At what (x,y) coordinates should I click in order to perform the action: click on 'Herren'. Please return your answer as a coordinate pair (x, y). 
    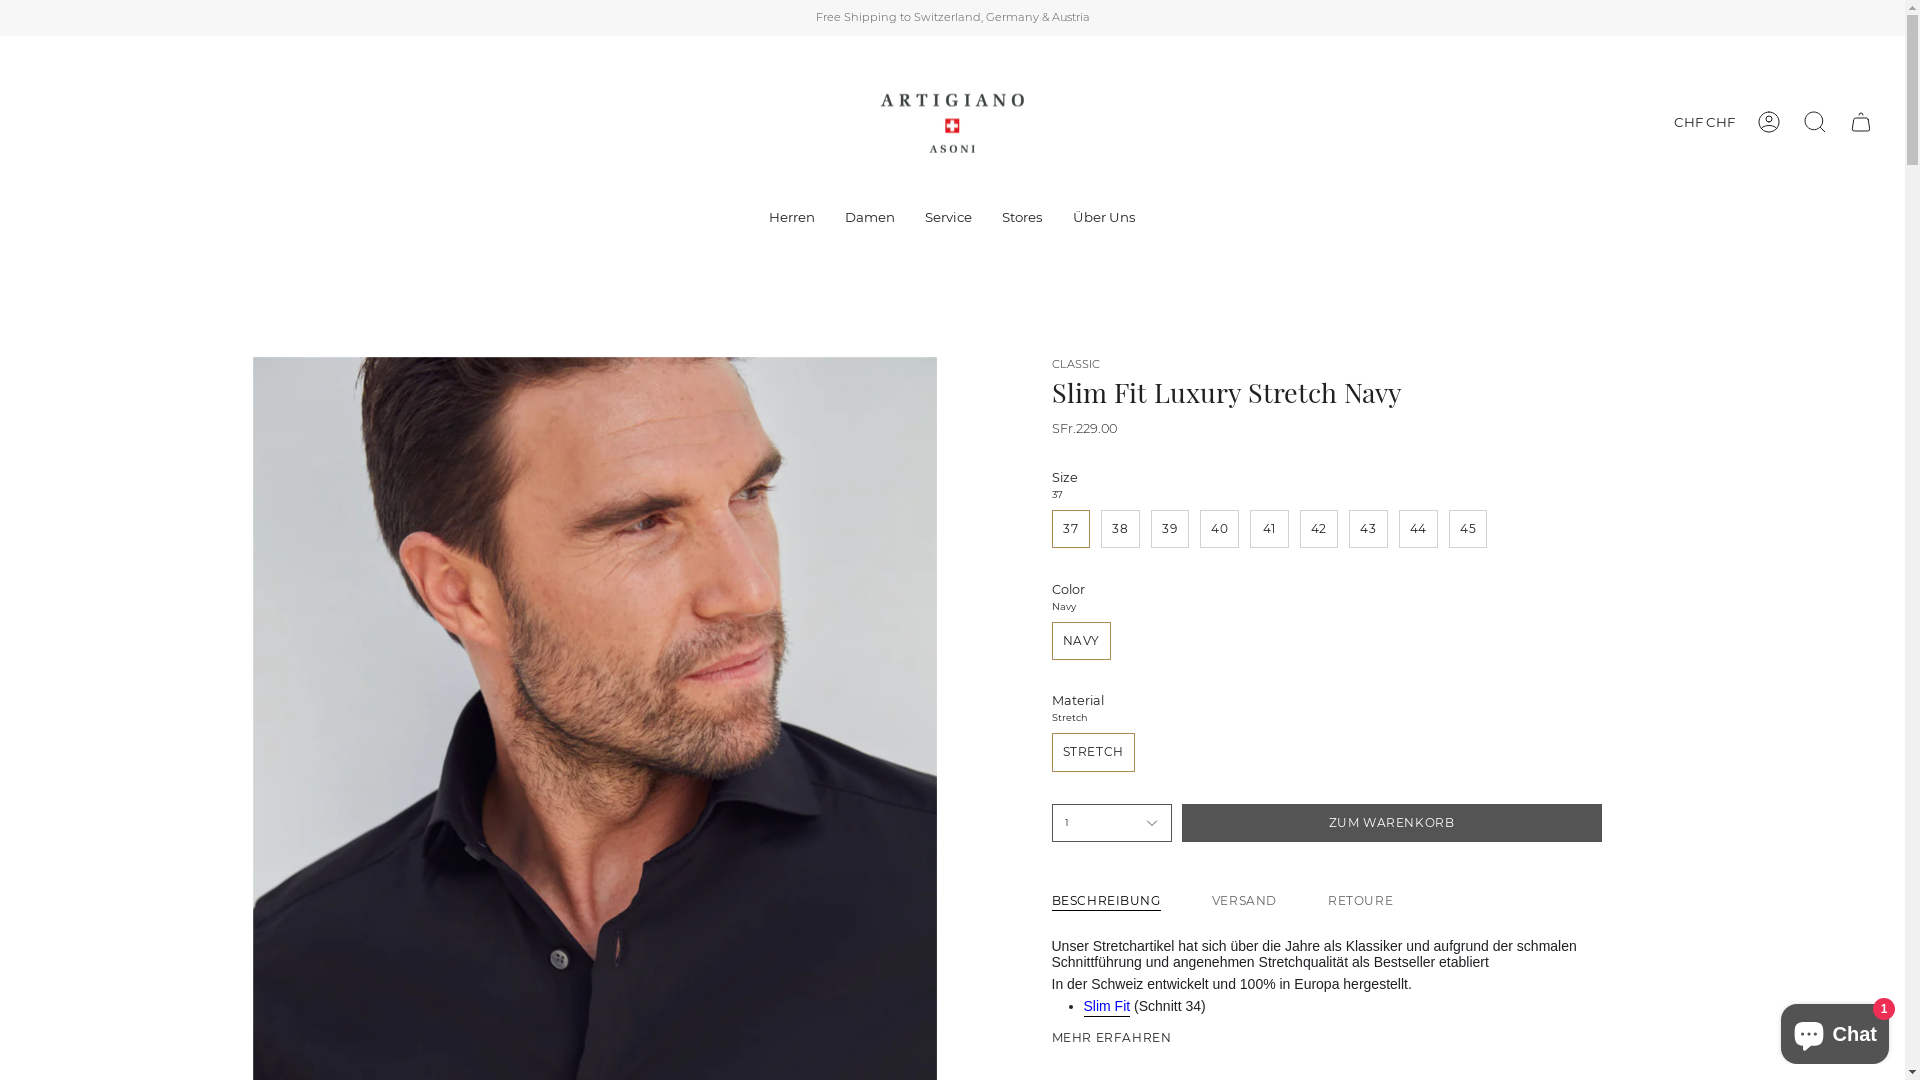
    Looking at the image, I should click on (791, 218).